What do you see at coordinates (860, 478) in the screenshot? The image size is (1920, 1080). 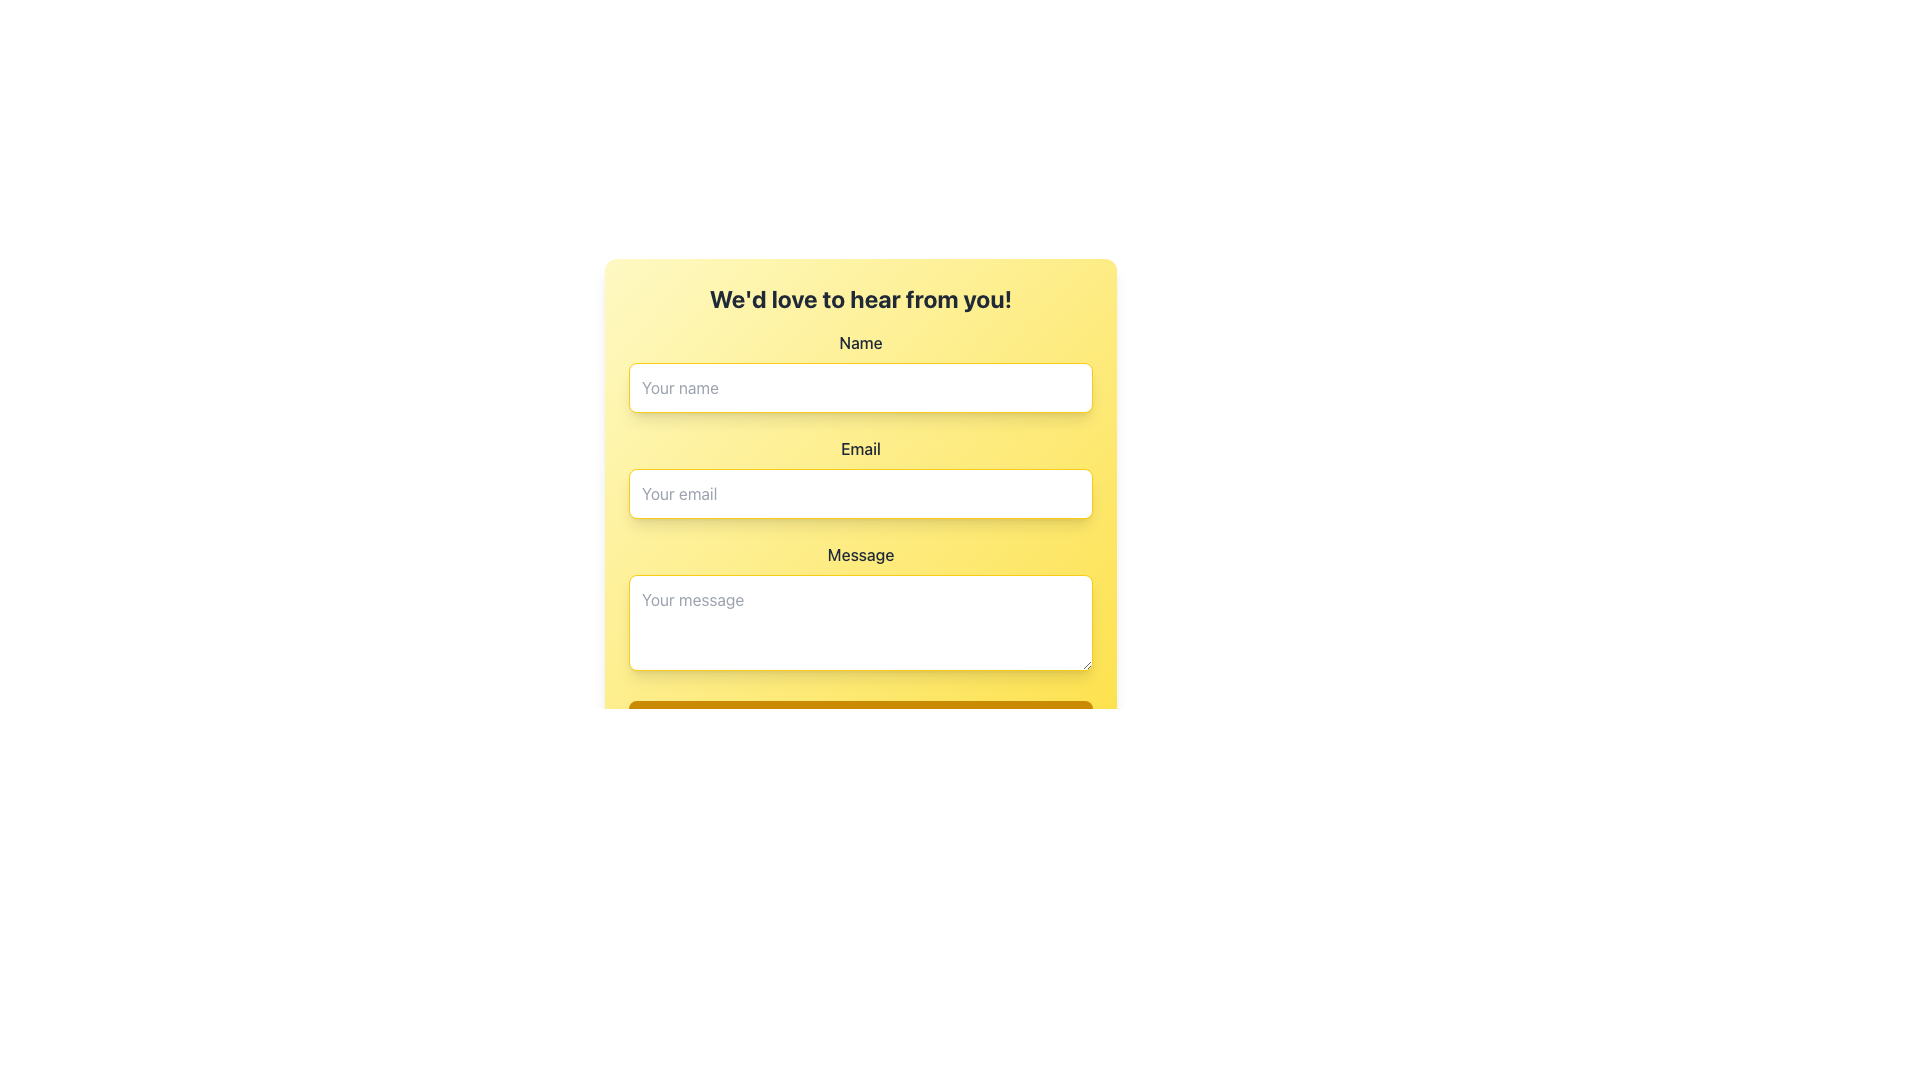 I see `the second input field for email address in the form, which is located below the 'Name' input field and above the 'Message' text area` at bounding box center [860, 478].